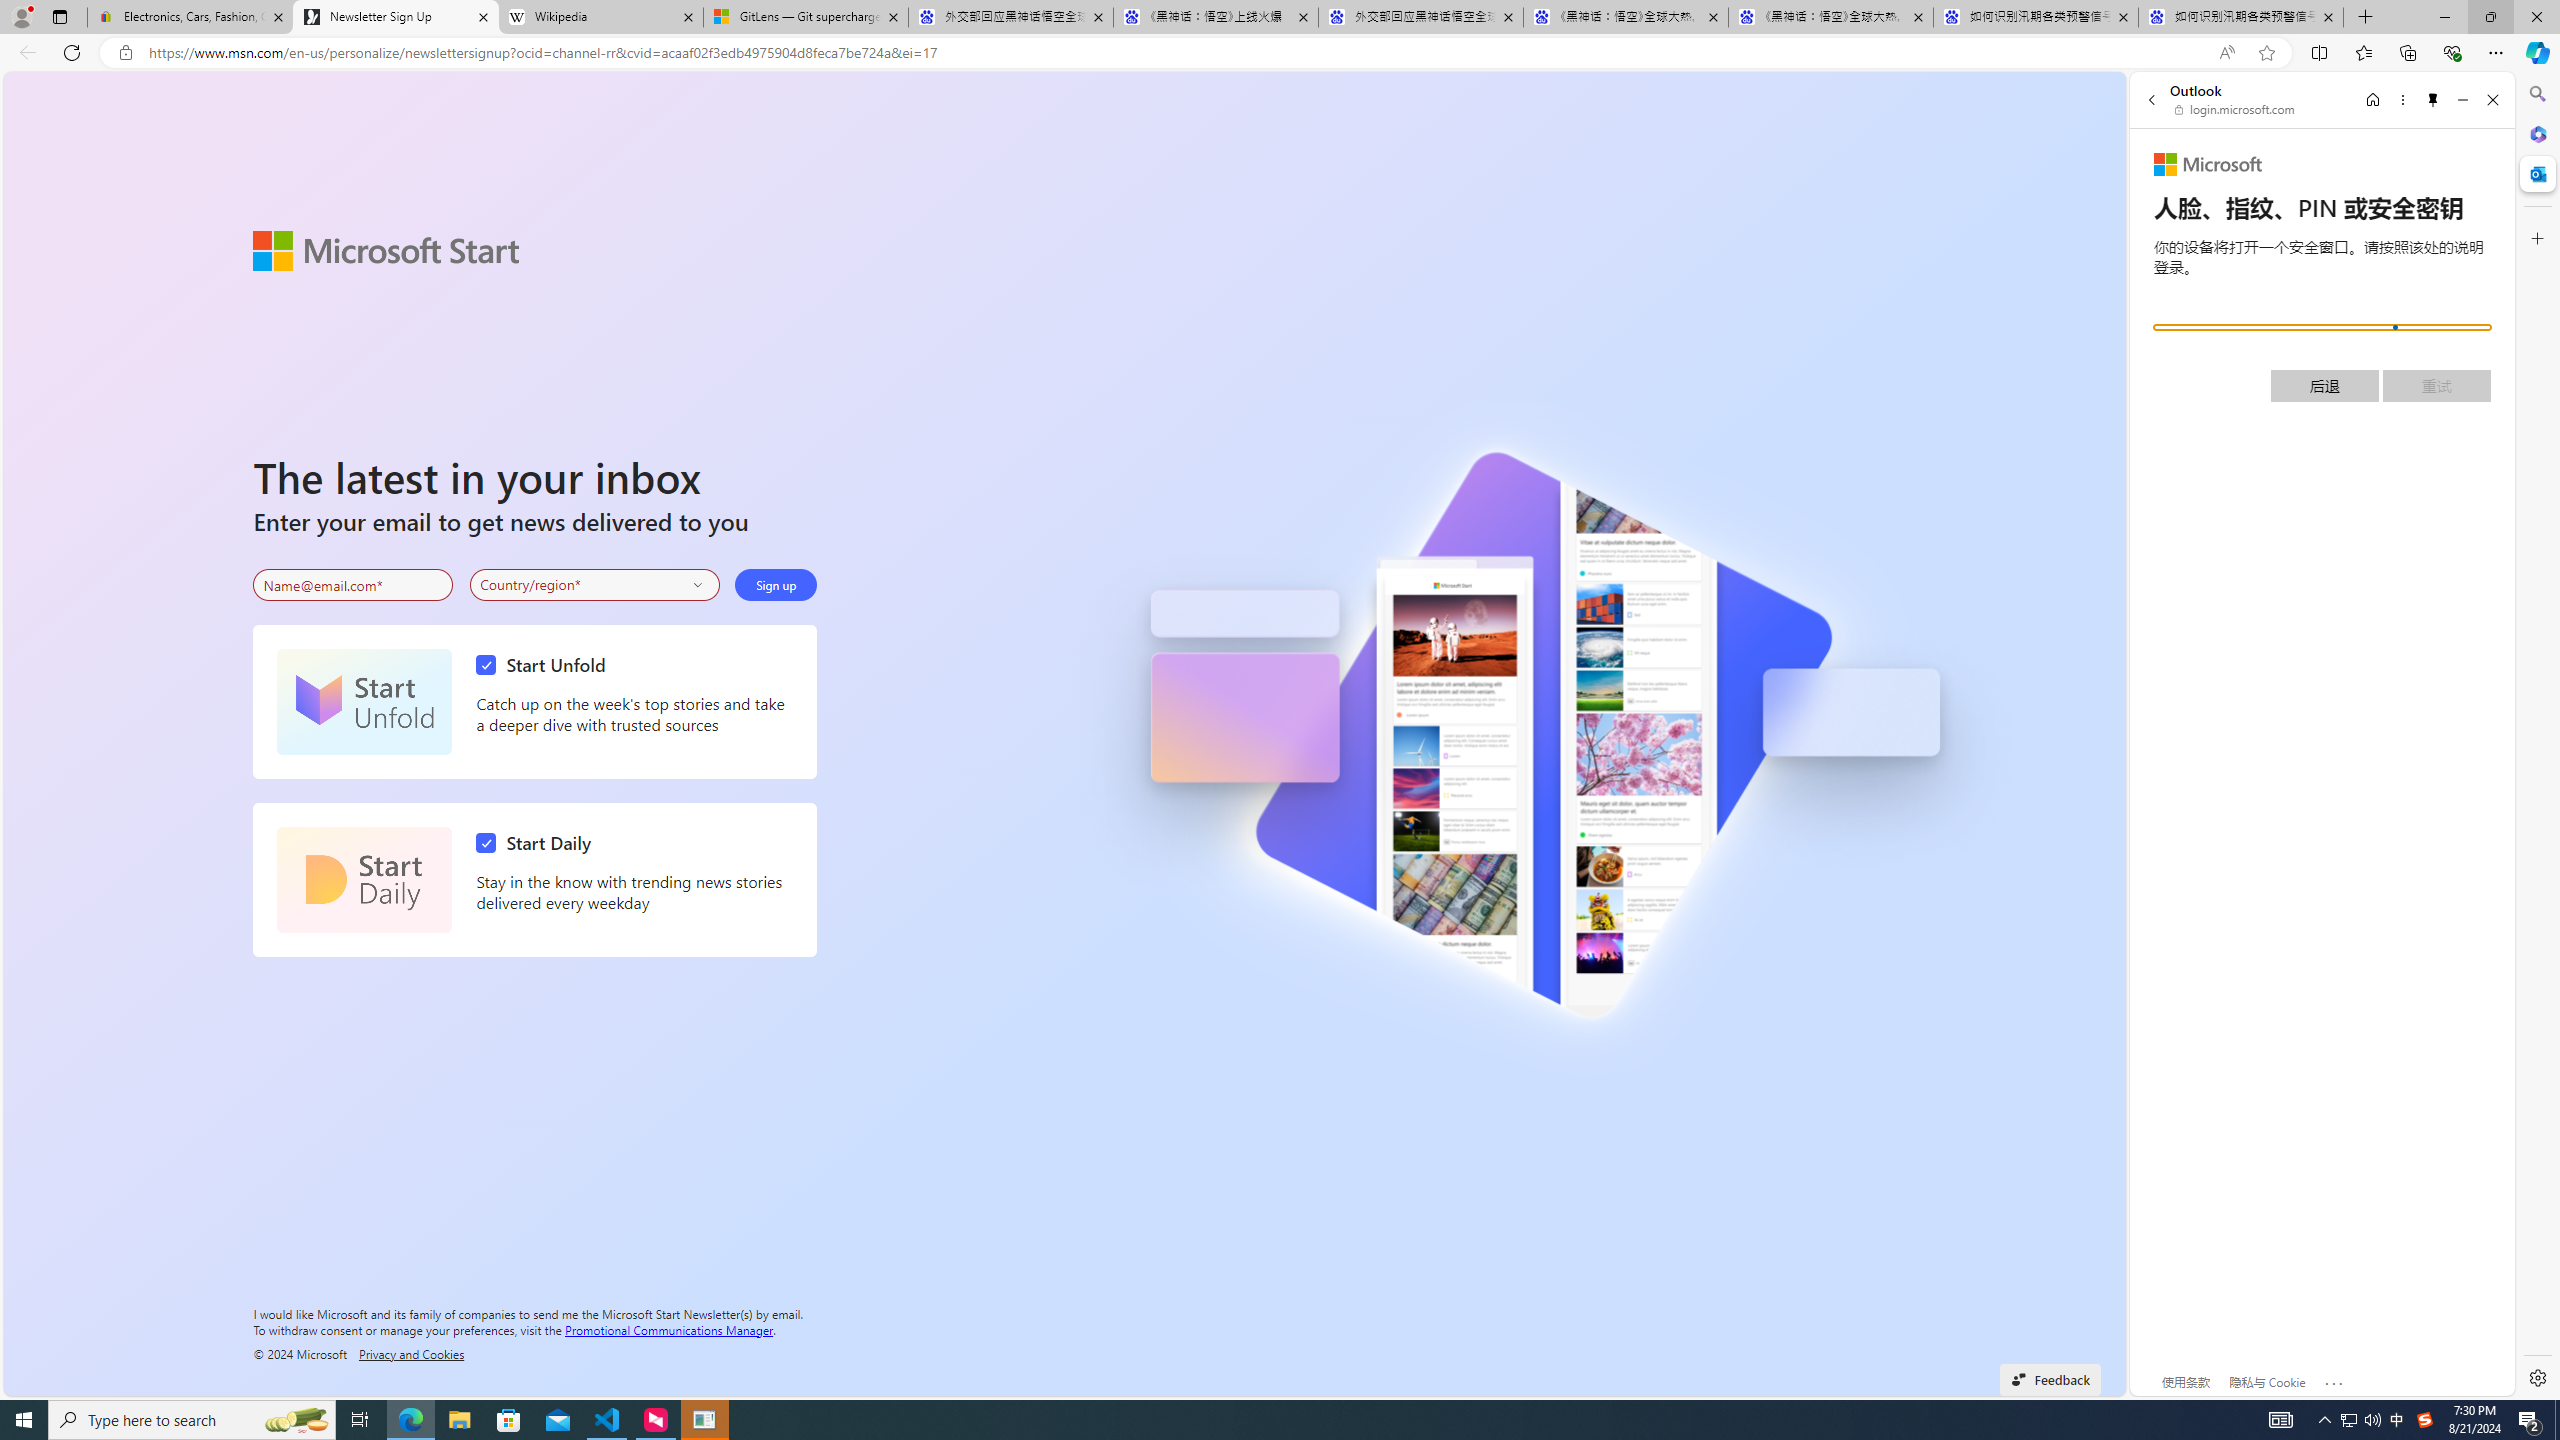  Describe the element at coordinates (668, 1328) in the screenshot. I see `'Promotional Communications Manager'` at that location.